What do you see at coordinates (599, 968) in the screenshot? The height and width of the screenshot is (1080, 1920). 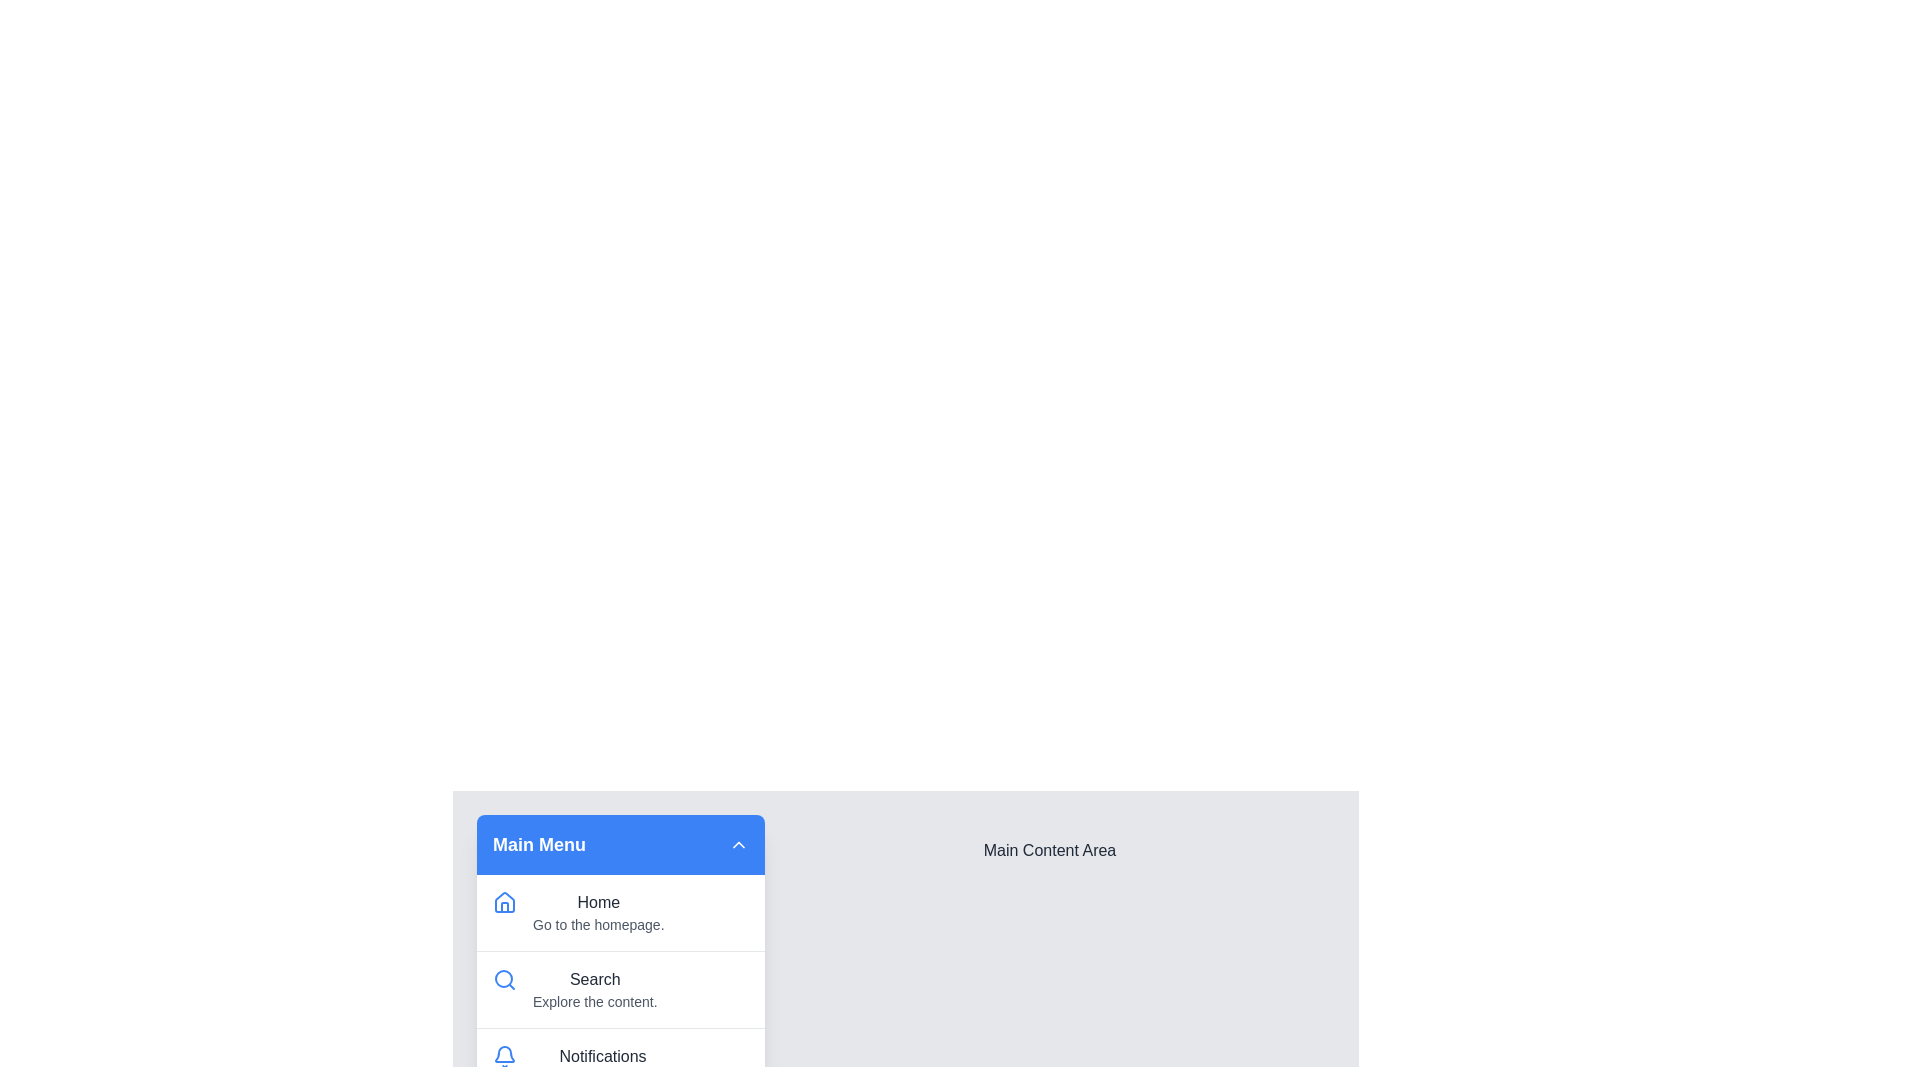 I see `the menu item Search to highlight it` at bounding box center [599, 968].